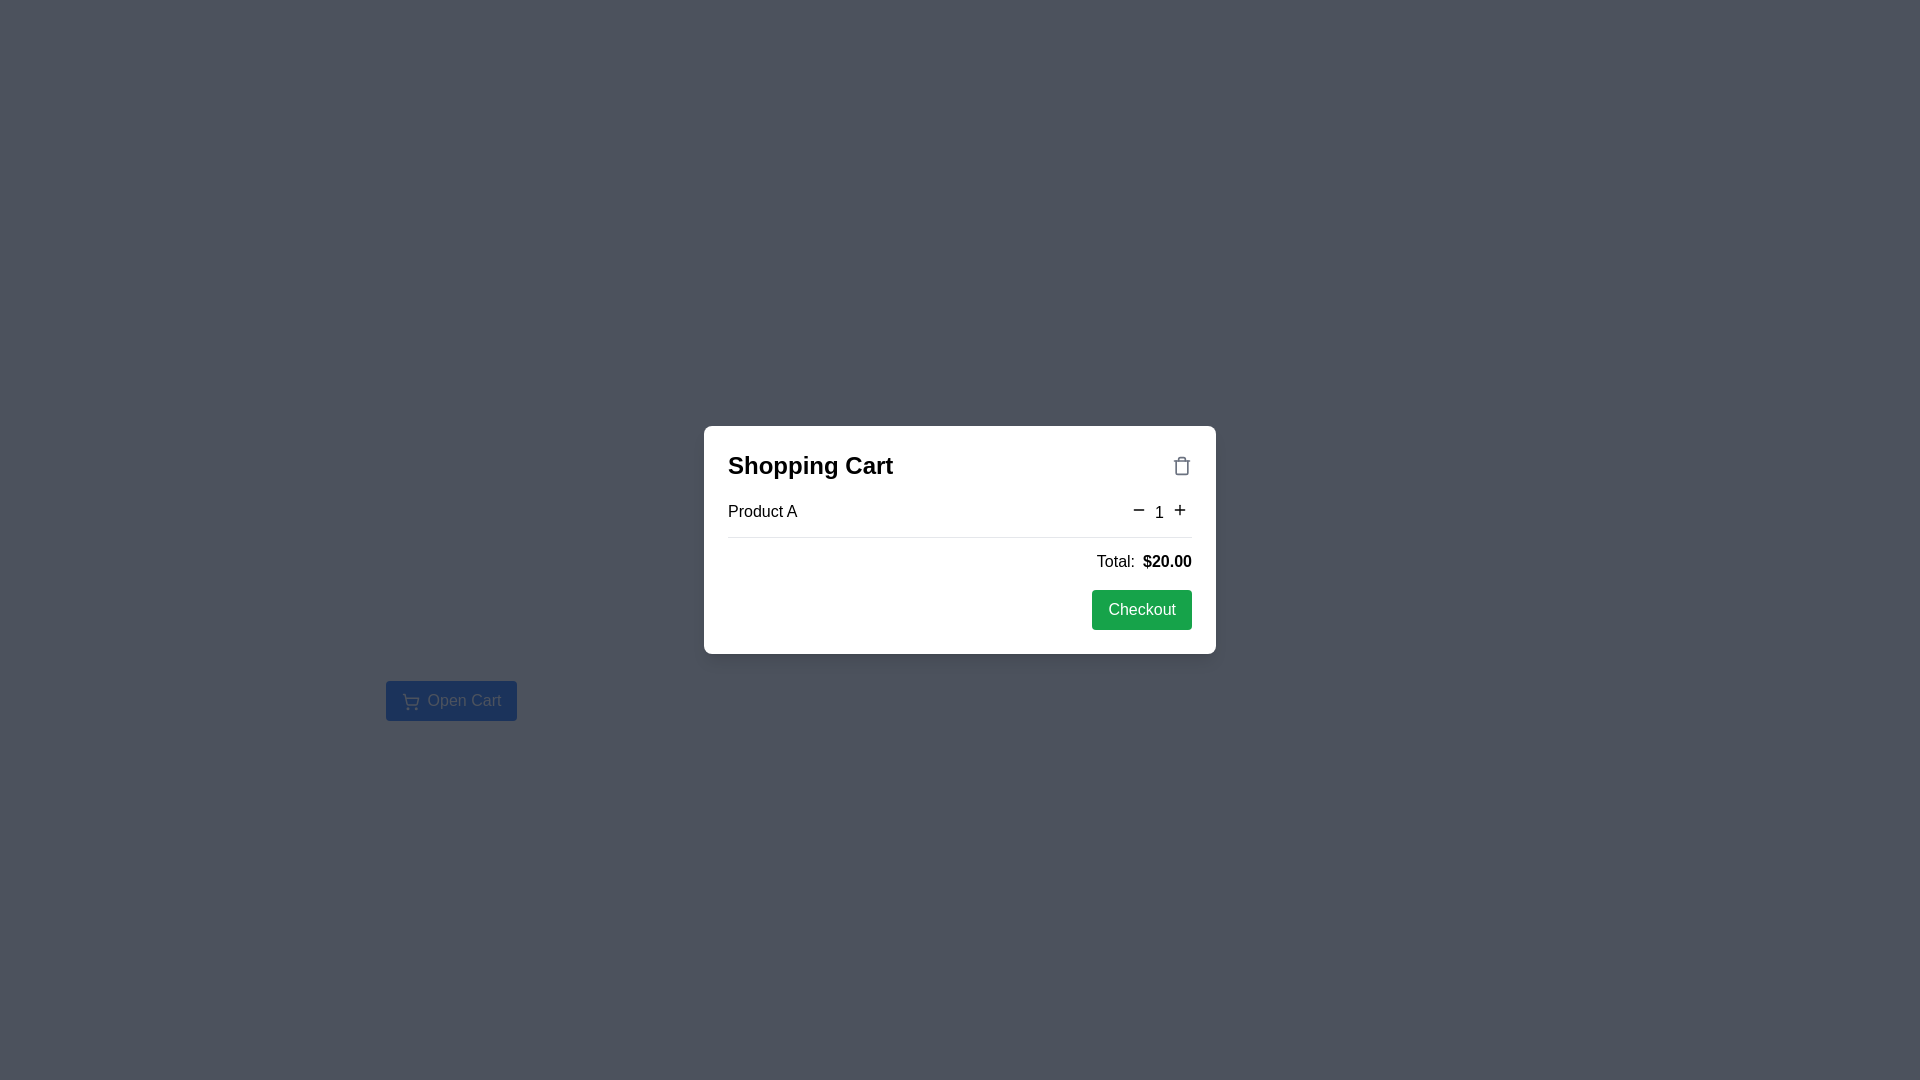  Describe the element at coordinates (1139, 508) in the screenshot. I see `the decrement Icon button located to the left of the quantity indicator in the shopping cart section to decrease the quantity of the associated product` at that location.